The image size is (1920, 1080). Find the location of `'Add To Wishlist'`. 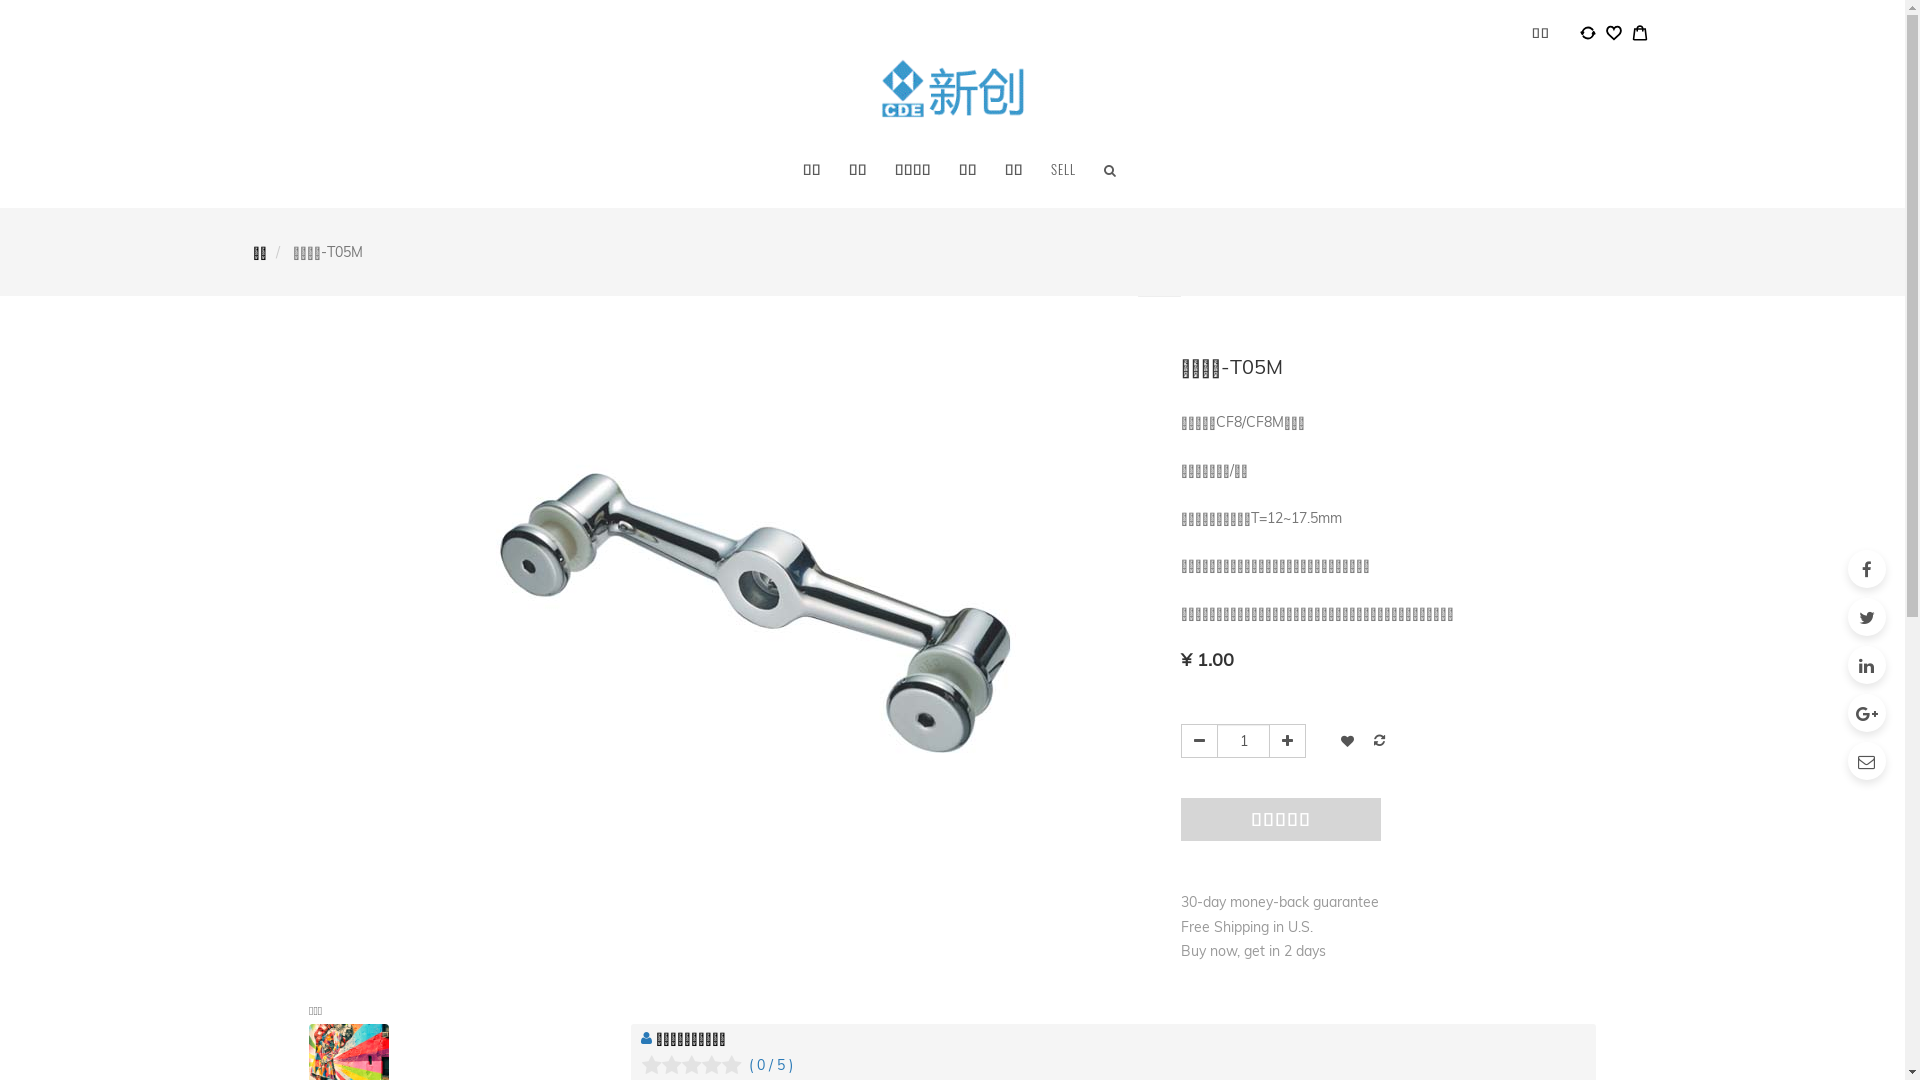

'Add To Wishlist' is located at coordinates (1347, 740).